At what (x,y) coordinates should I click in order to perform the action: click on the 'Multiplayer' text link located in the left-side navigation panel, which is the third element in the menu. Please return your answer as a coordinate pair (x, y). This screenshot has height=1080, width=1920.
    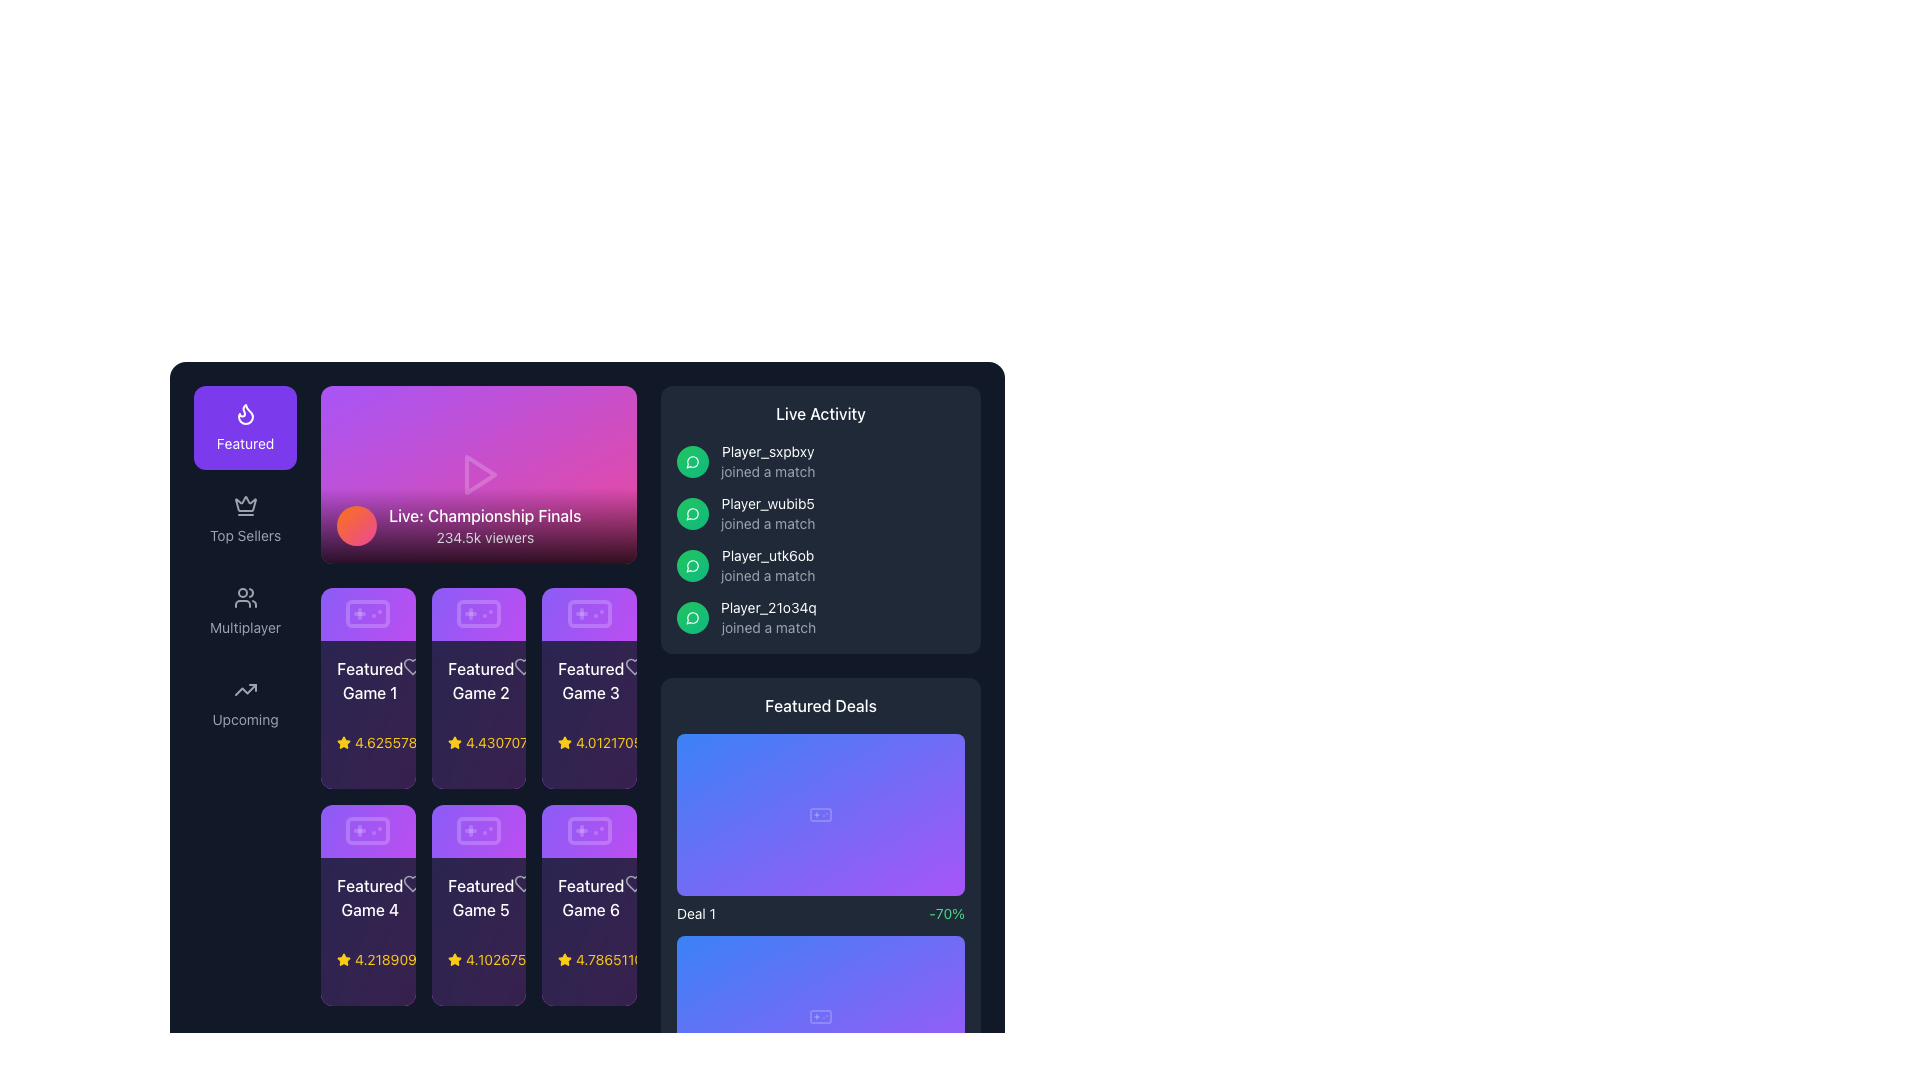
    Looking at the image, I should click on (244, 627).